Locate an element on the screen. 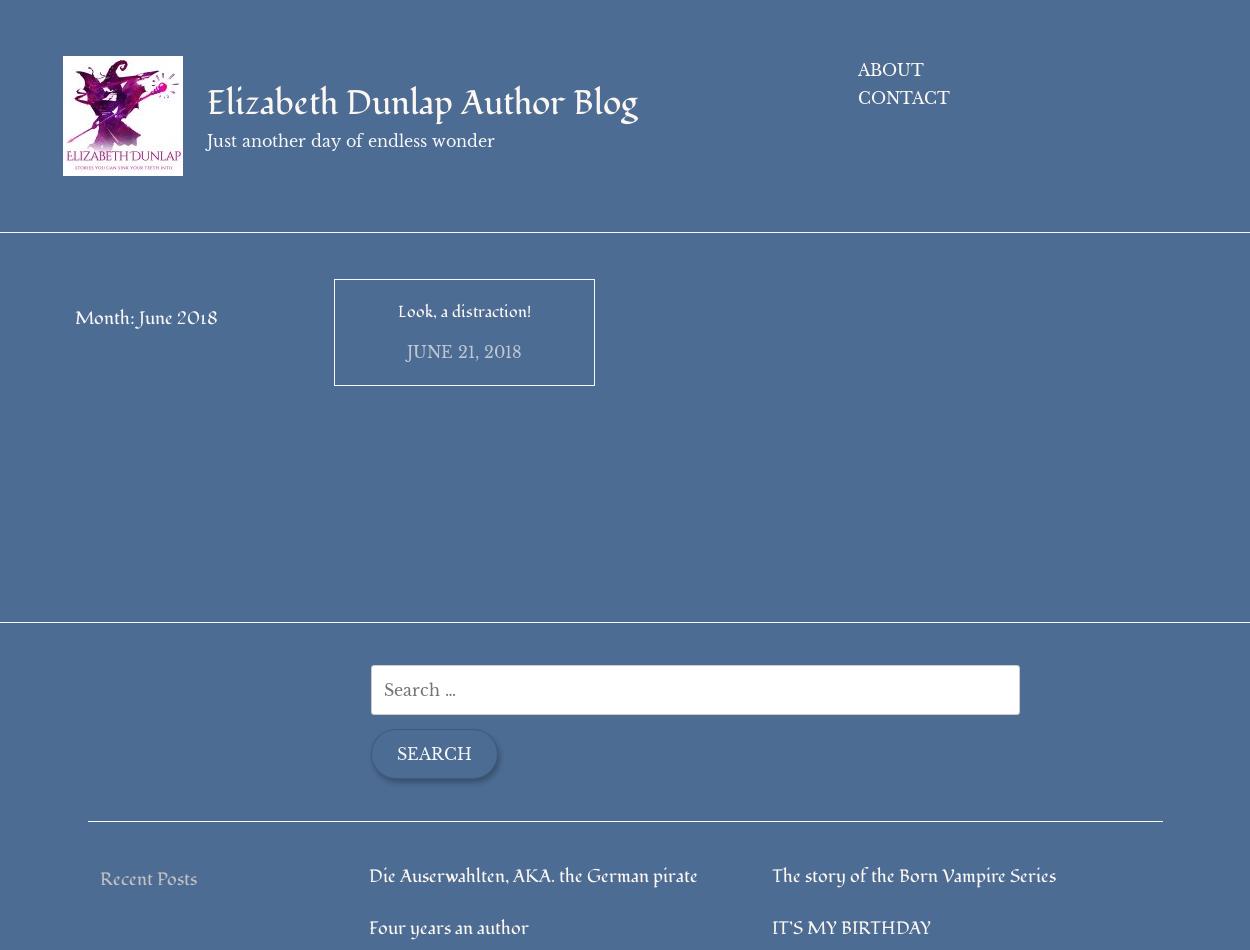 This screenshot has width=1250, height=950. 'Month:' is located at coordinates (74, 317).